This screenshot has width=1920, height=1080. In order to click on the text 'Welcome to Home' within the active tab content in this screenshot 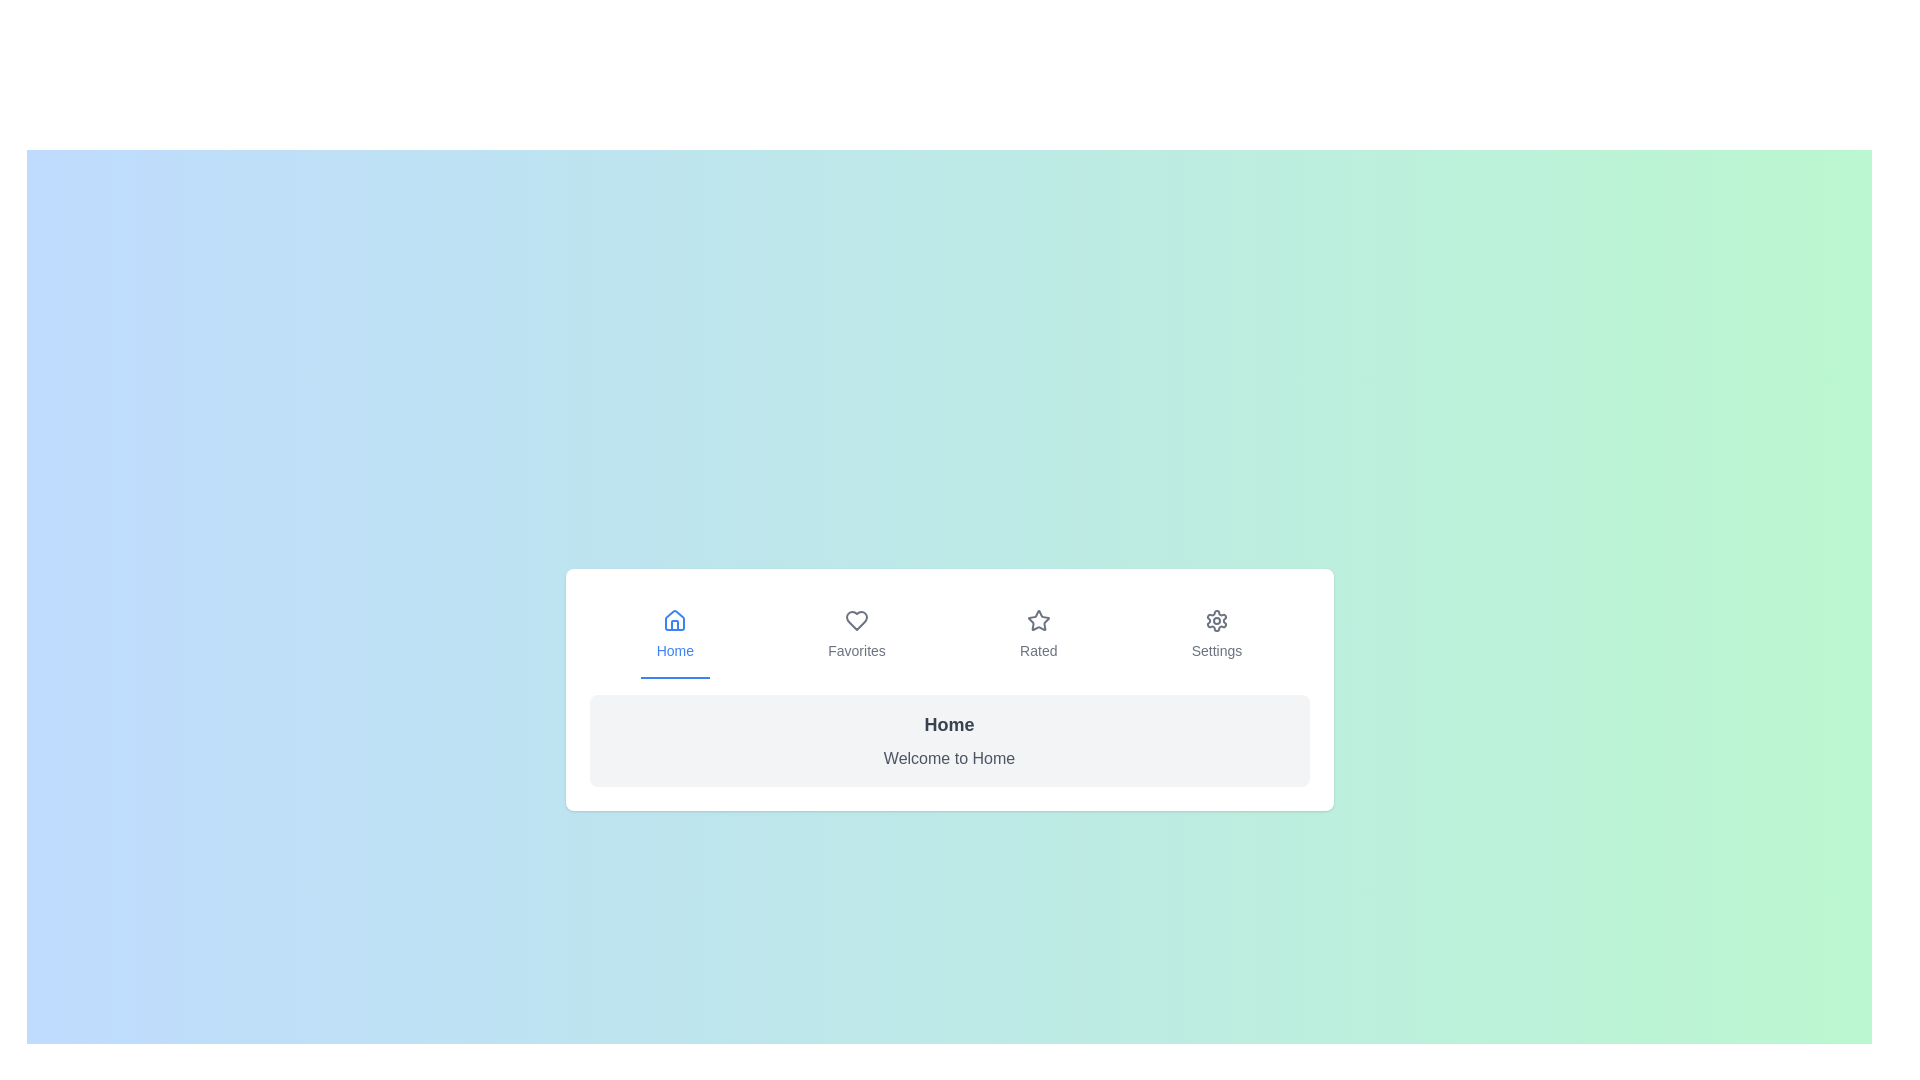, I will do `click(948, 740)`.